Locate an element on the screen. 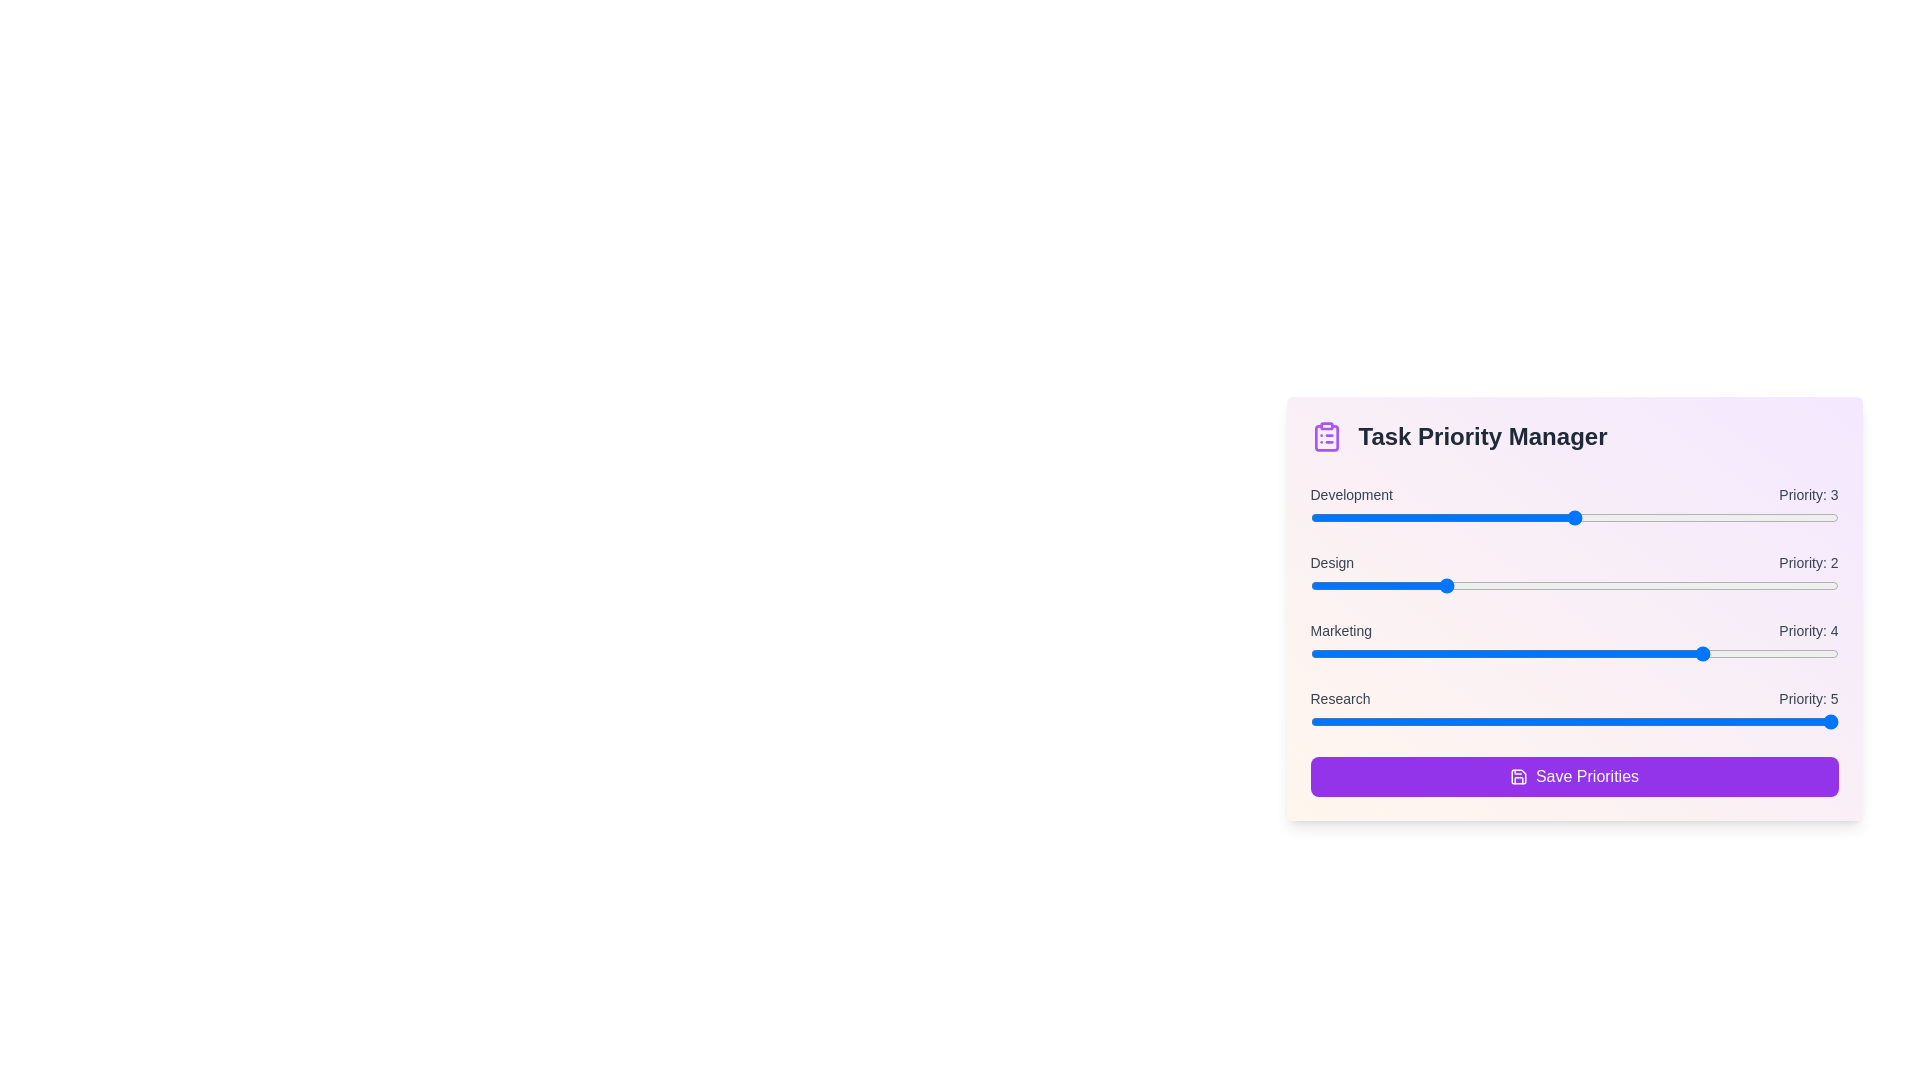 This screenshot has height=1080, width=1920. the 'Save Priorities' button is located at coordinates (1573, 775).